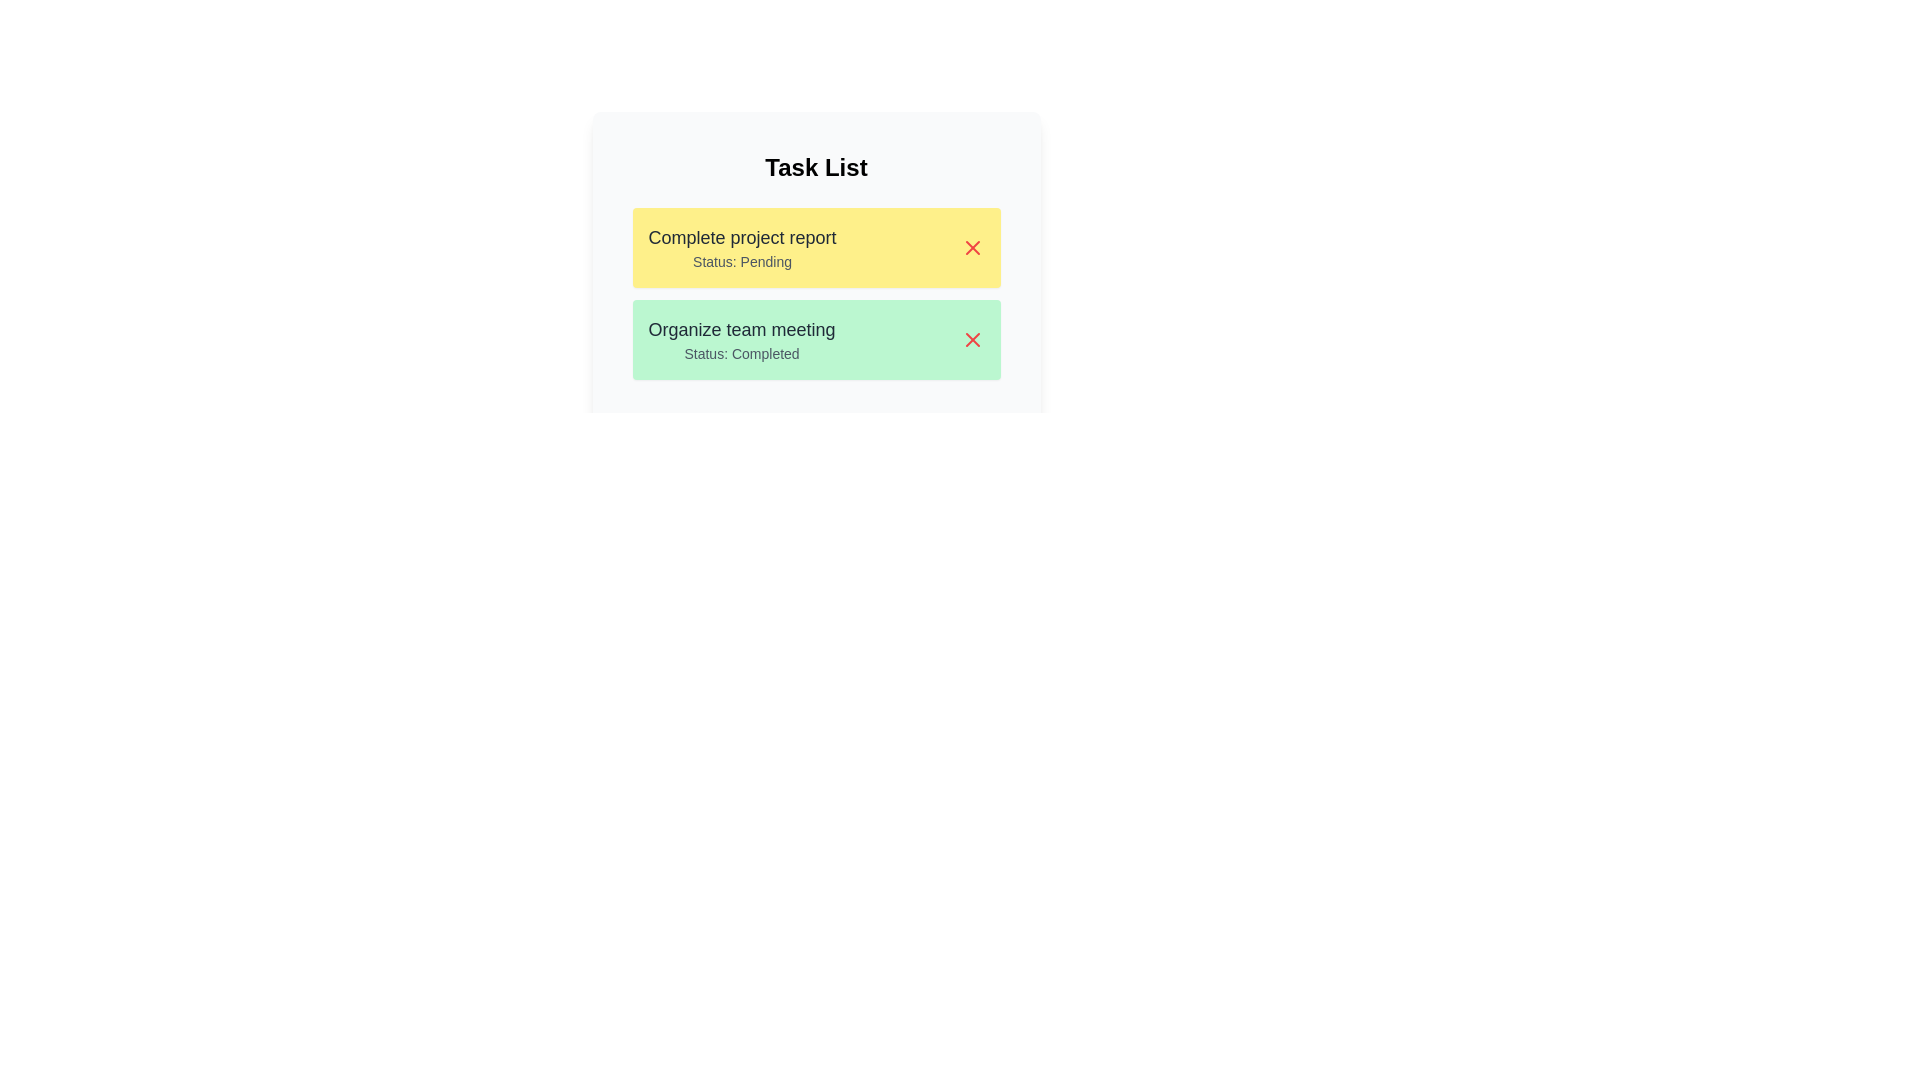 This screenshot has width=1920, height=1080. I want to click on the red X button next to the task to remove it, so click(972, 246).